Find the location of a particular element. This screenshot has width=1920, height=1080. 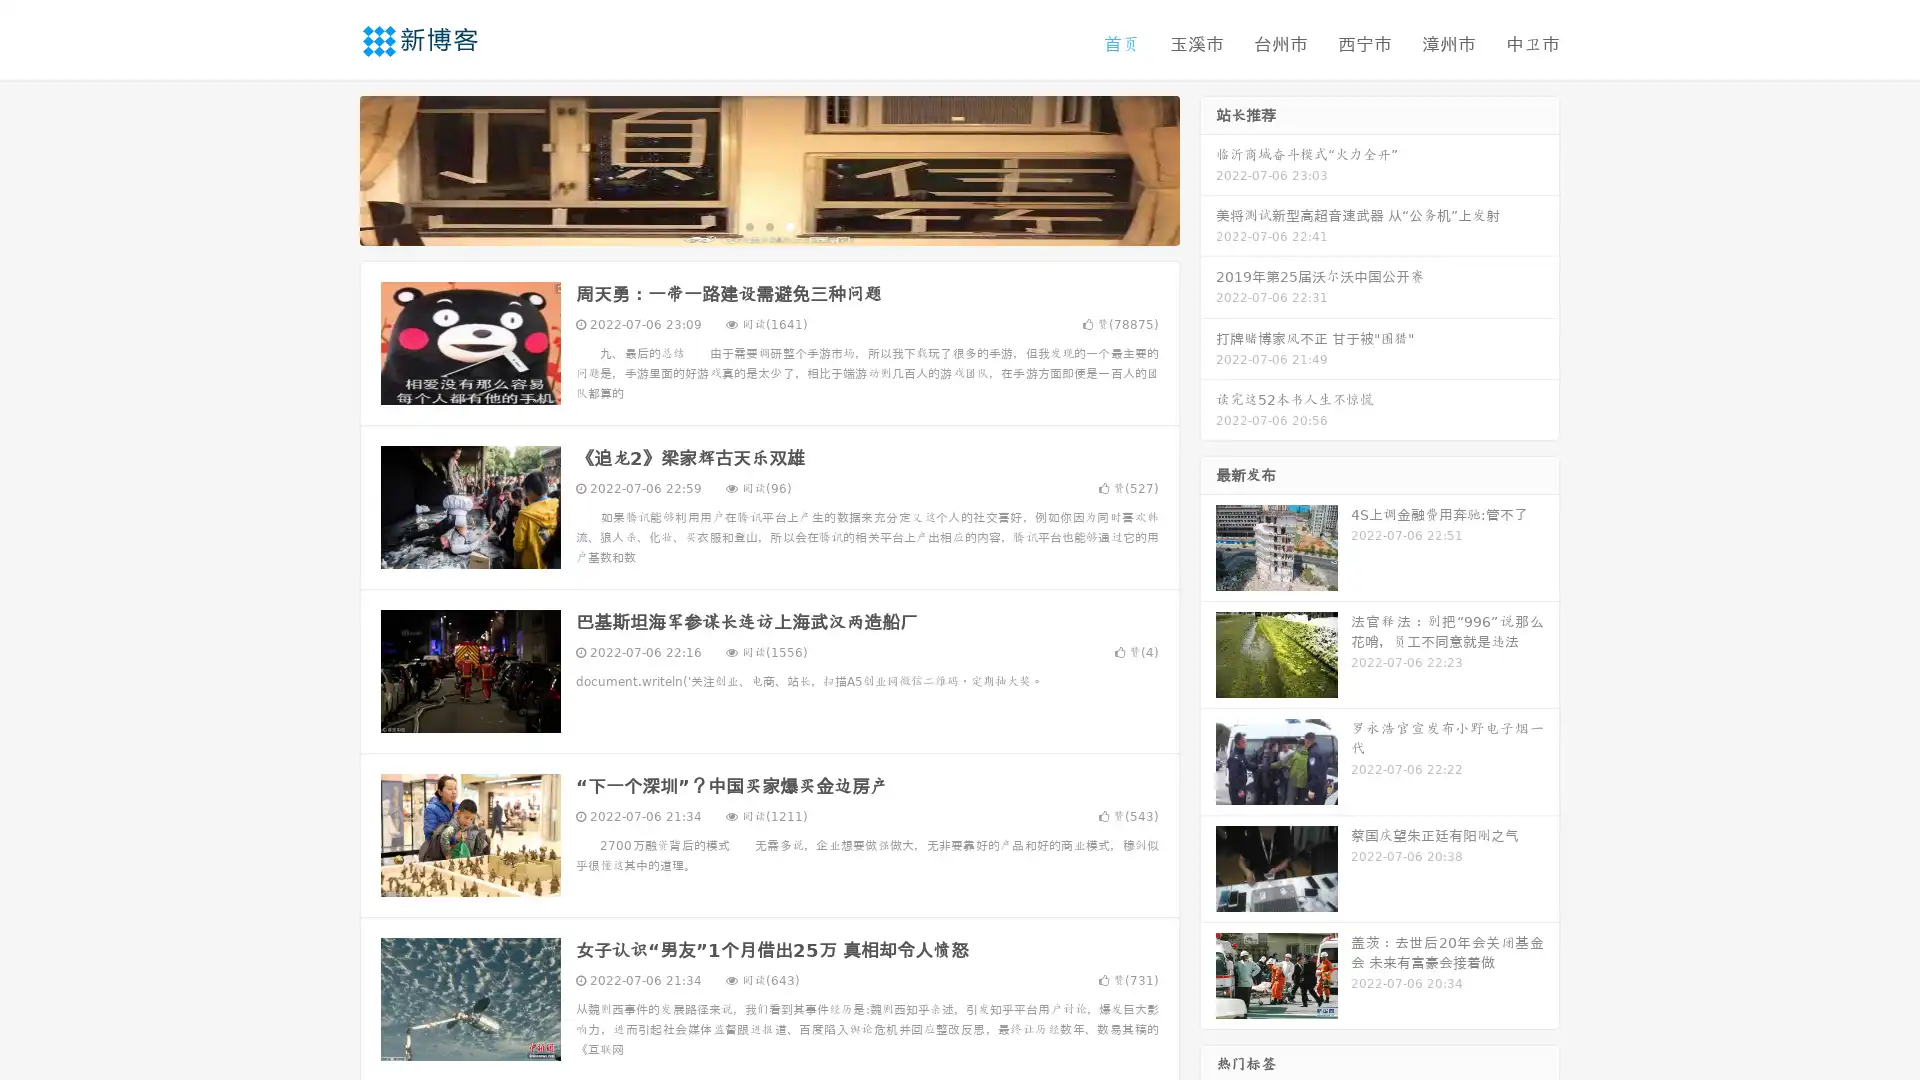

Go to slide 2 is located at coordinates (768, 225).